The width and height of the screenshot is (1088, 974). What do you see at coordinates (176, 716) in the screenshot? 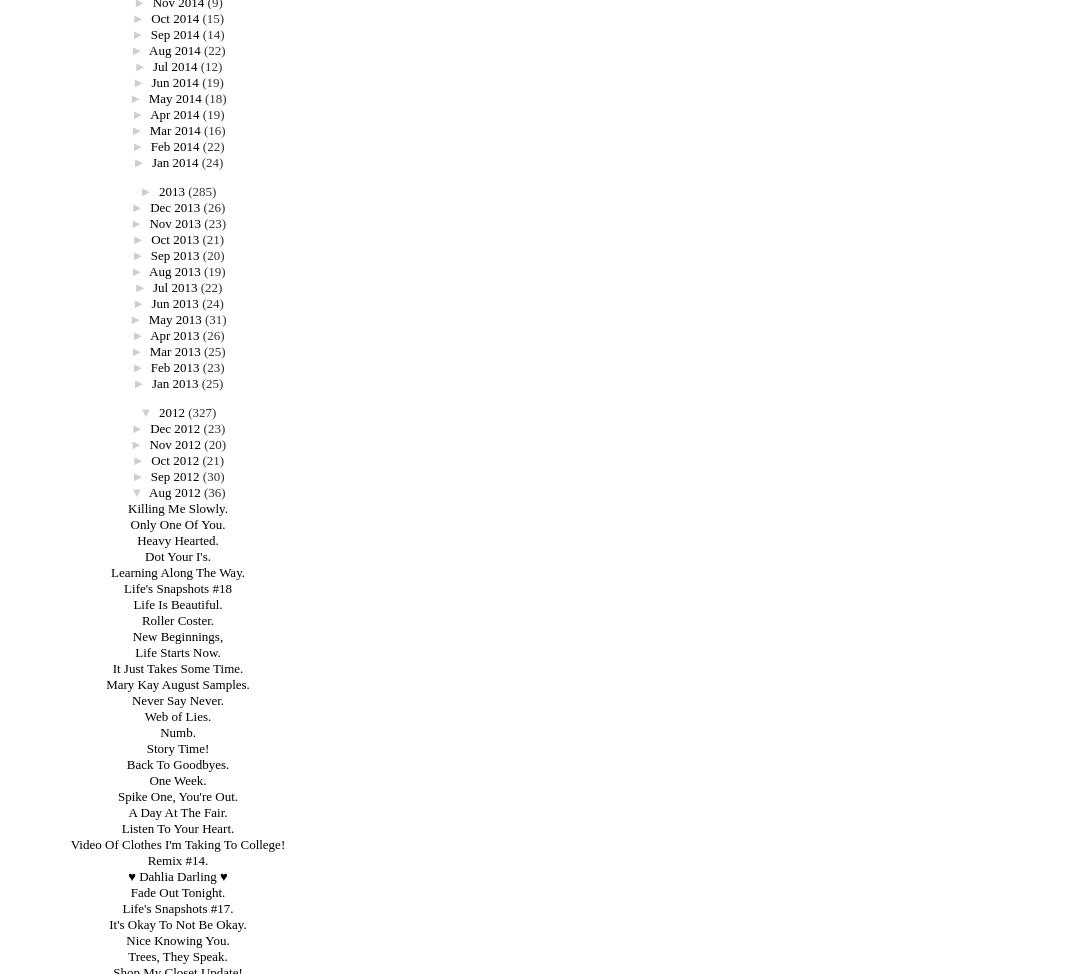
I see `'Web of Lies.'` at bounding box center [176, 716].